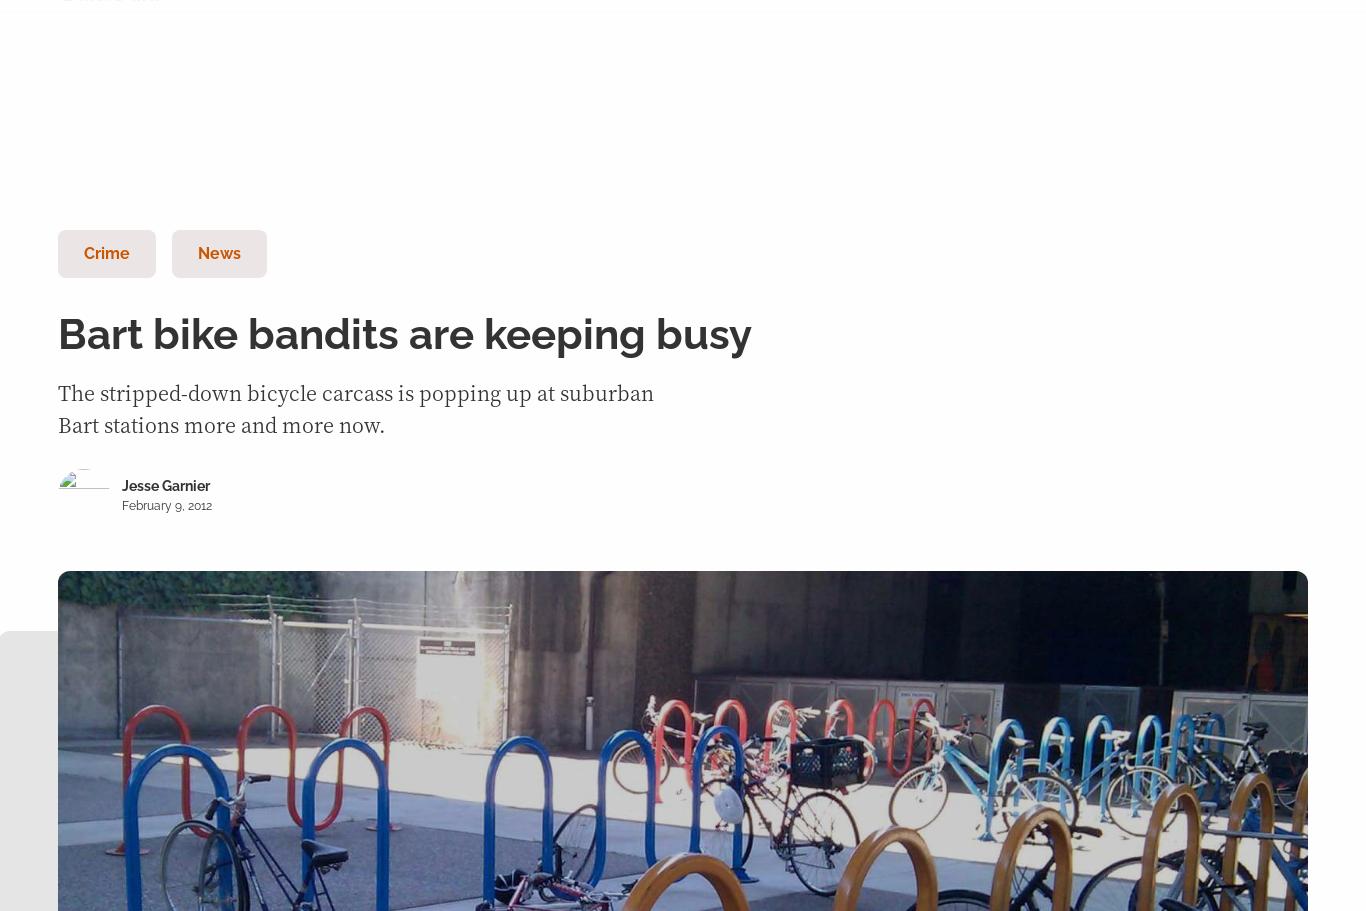  I want to click on 'Crime', so click(106, 252).